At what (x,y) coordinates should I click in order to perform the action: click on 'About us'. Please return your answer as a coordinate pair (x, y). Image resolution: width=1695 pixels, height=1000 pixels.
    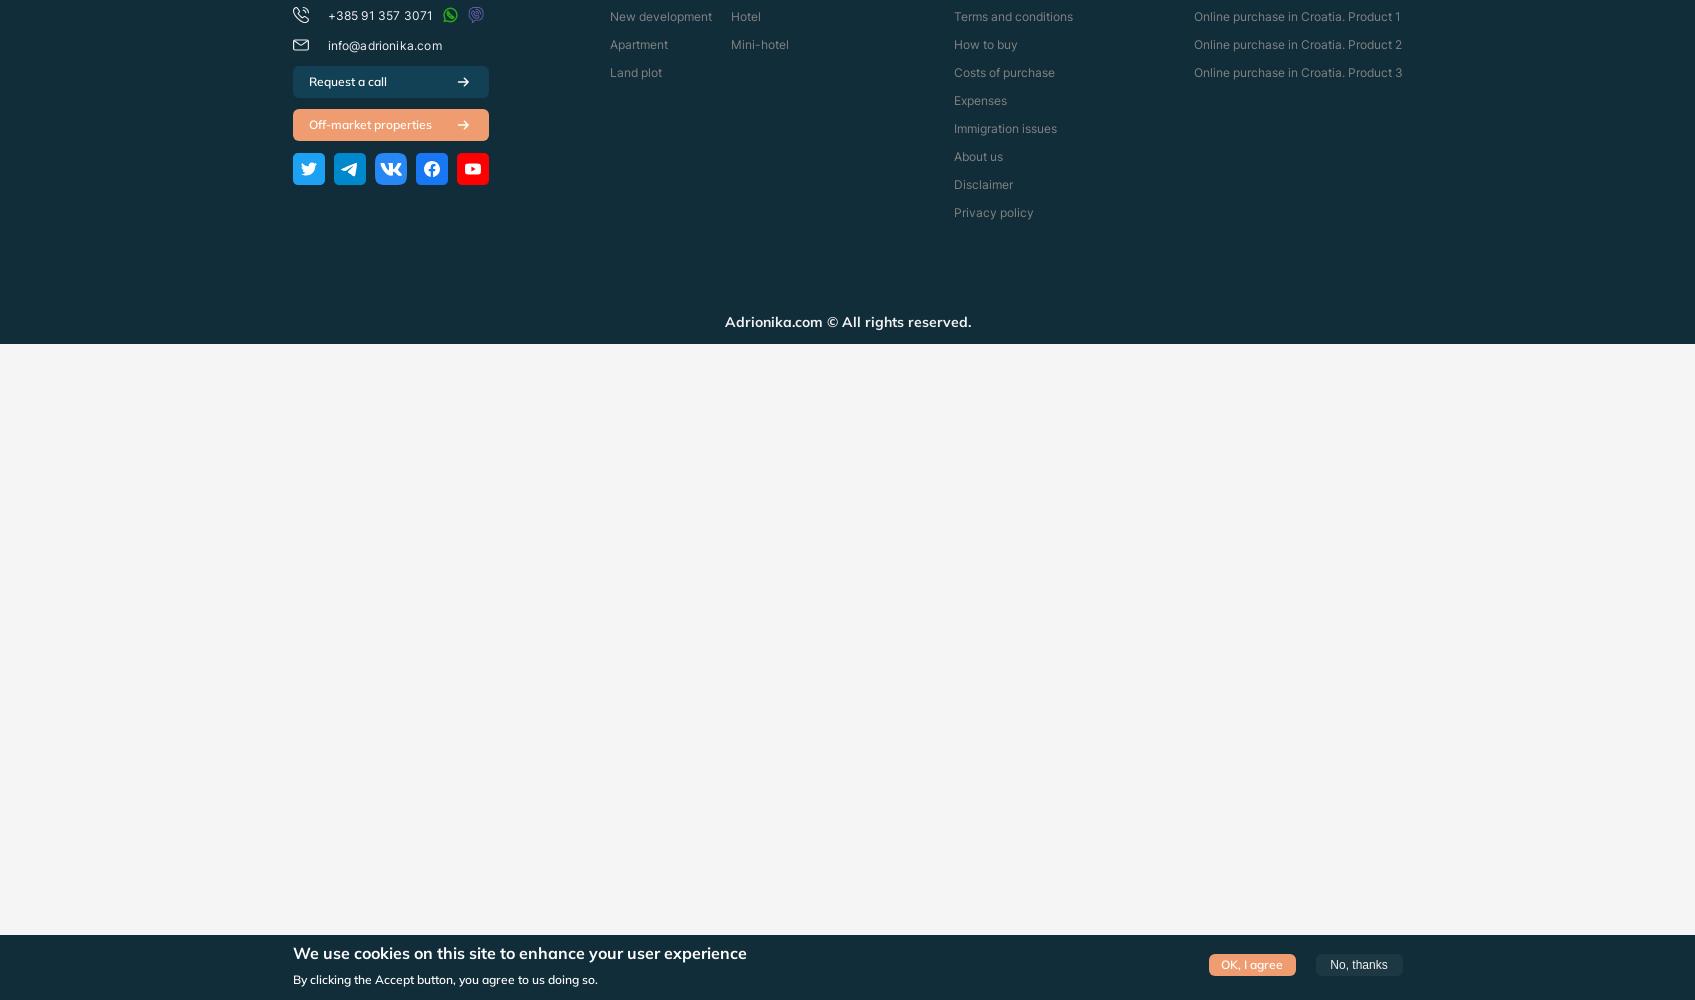
    Looking at the image, I should click on (977, 156).